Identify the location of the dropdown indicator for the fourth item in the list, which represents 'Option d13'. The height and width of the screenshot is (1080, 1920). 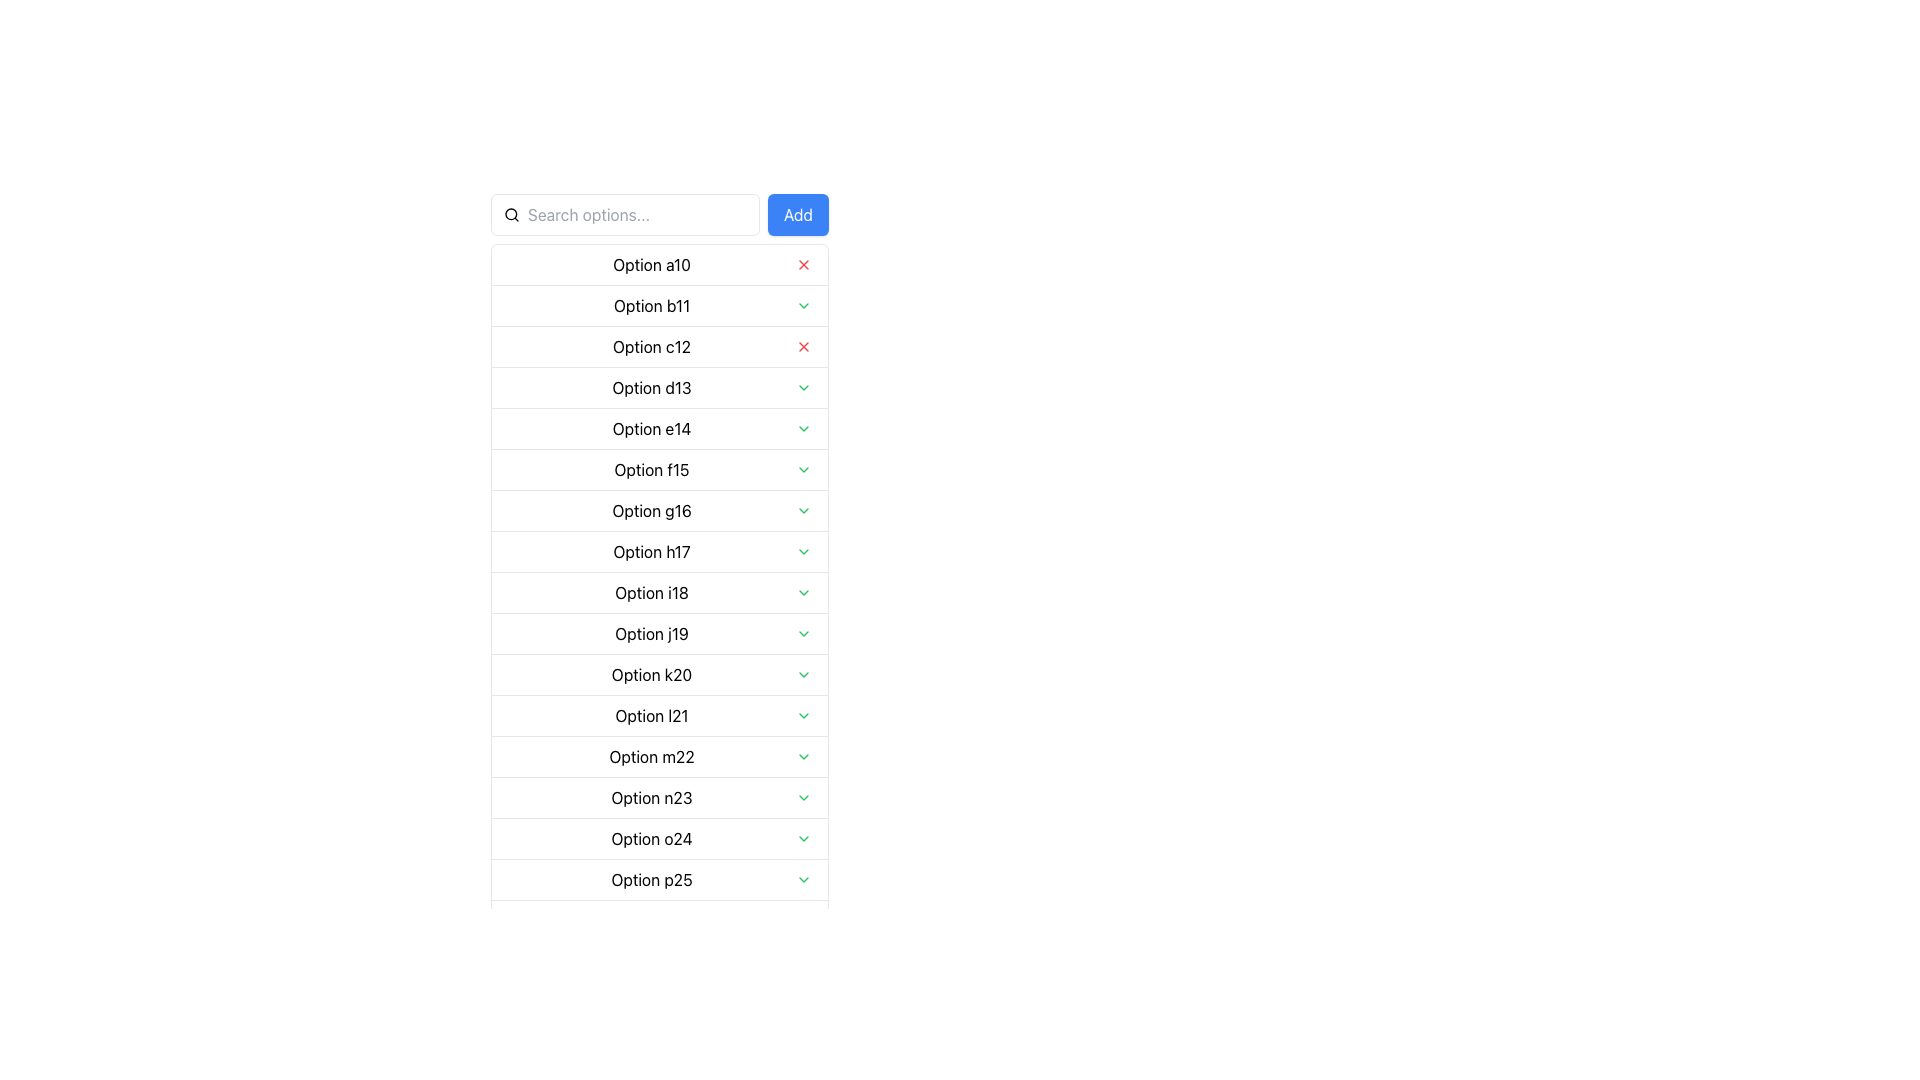
(660, 387).